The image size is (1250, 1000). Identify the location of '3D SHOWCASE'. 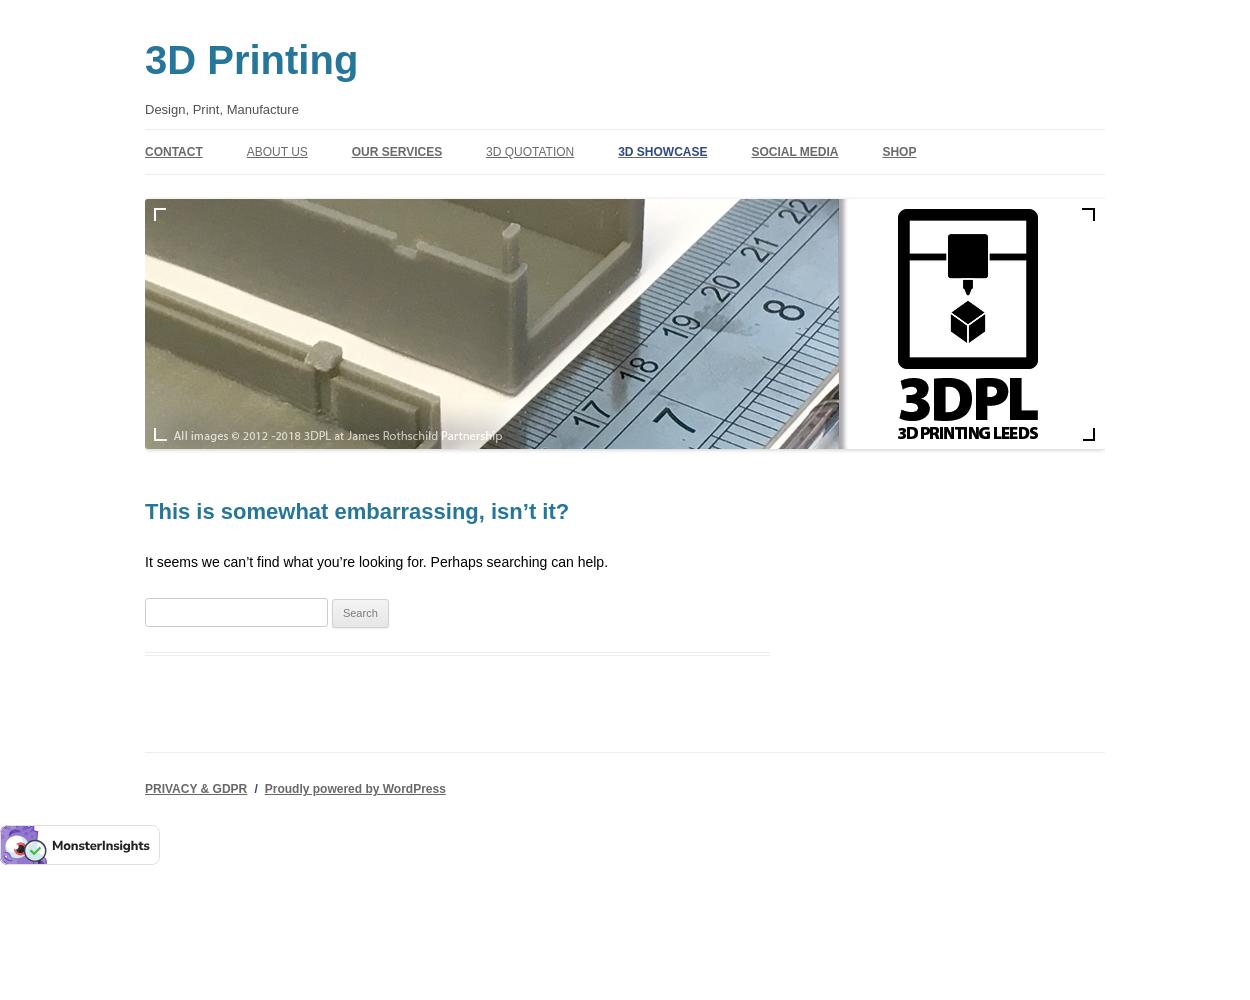
(662, 151).